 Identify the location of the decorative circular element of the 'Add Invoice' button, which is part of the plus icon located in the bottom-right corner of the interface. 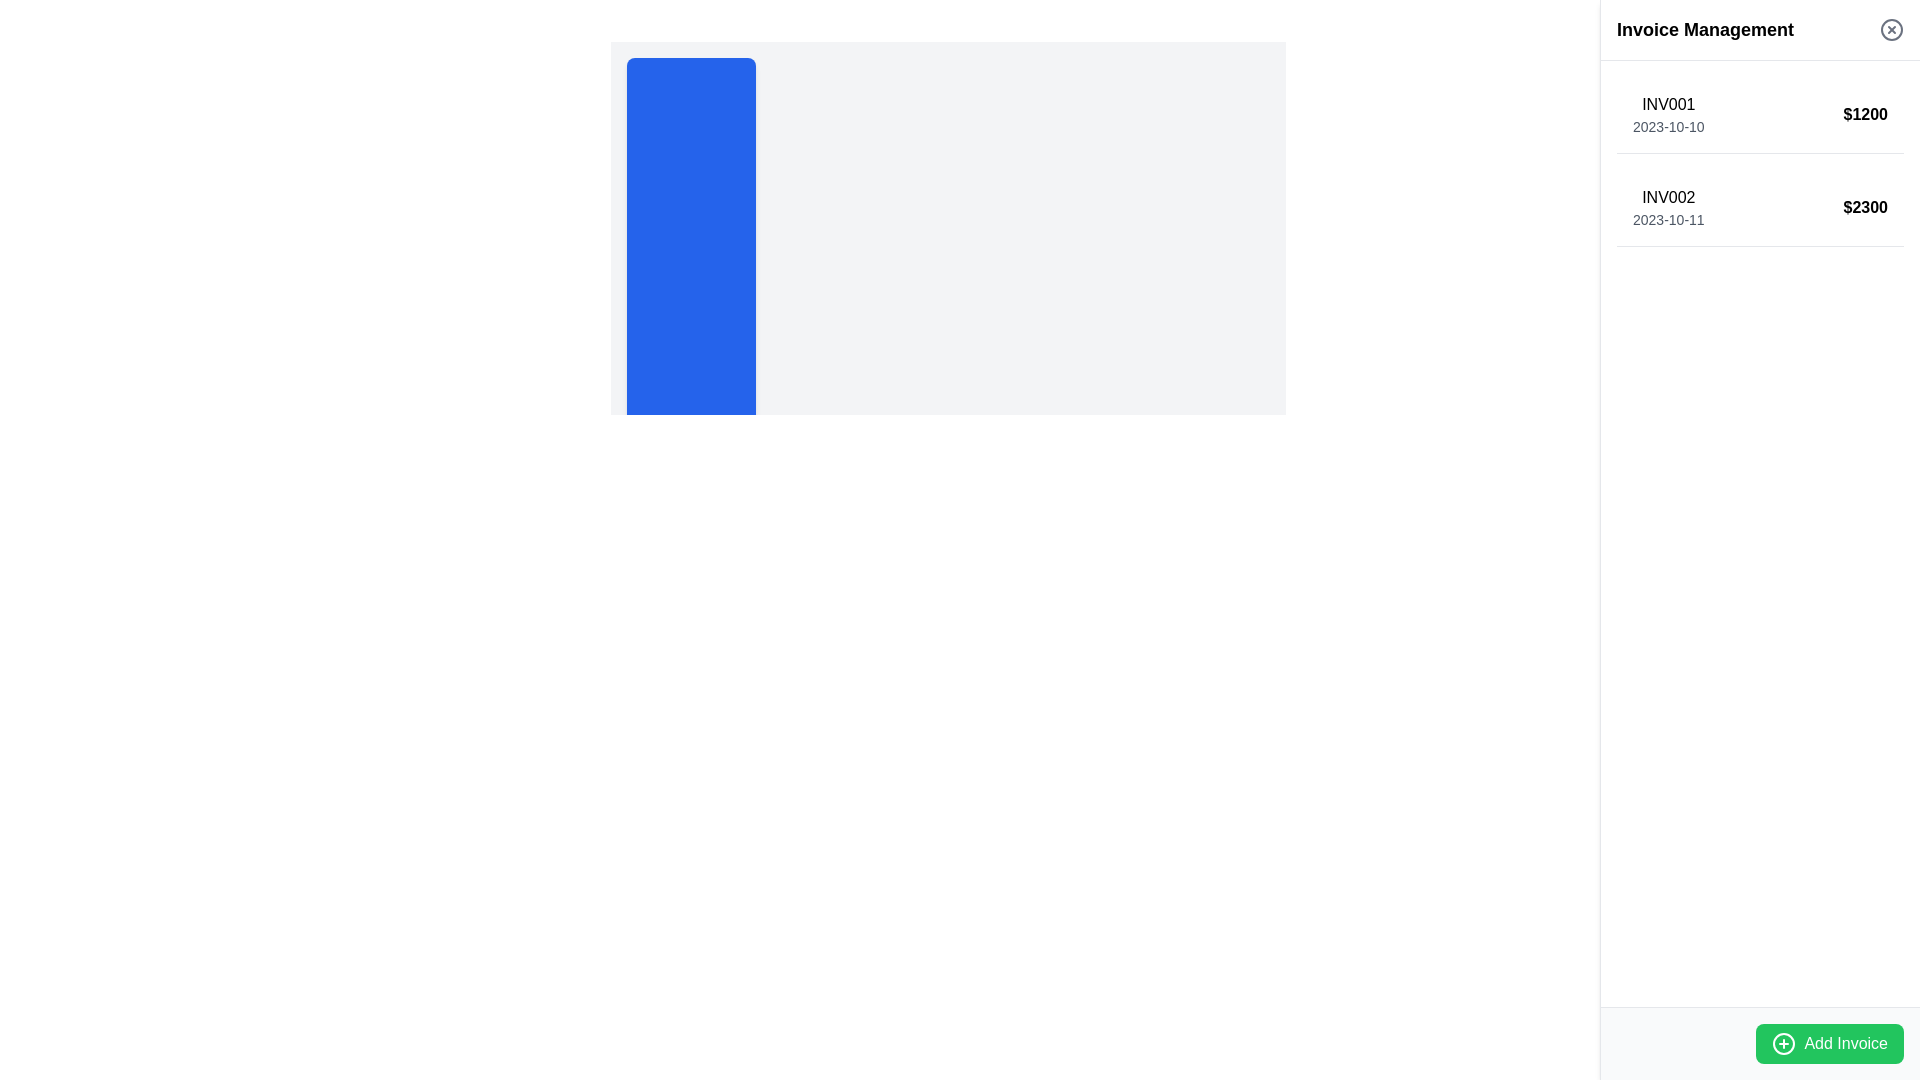
(1784, 1043).